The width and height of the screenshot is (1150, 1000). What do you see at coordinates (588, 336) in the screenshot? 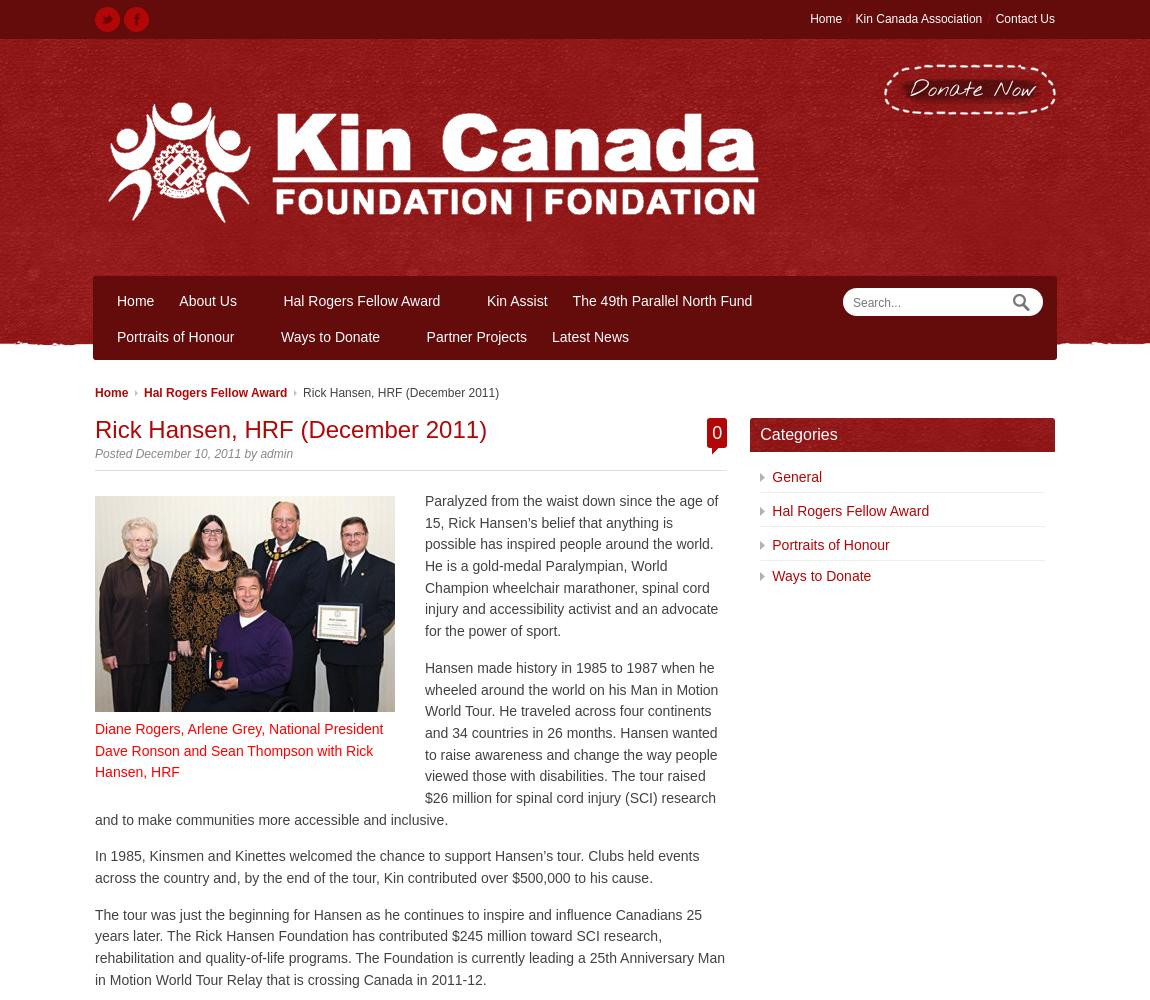
I see `'Latest News'` at bounding box center [588, 336].